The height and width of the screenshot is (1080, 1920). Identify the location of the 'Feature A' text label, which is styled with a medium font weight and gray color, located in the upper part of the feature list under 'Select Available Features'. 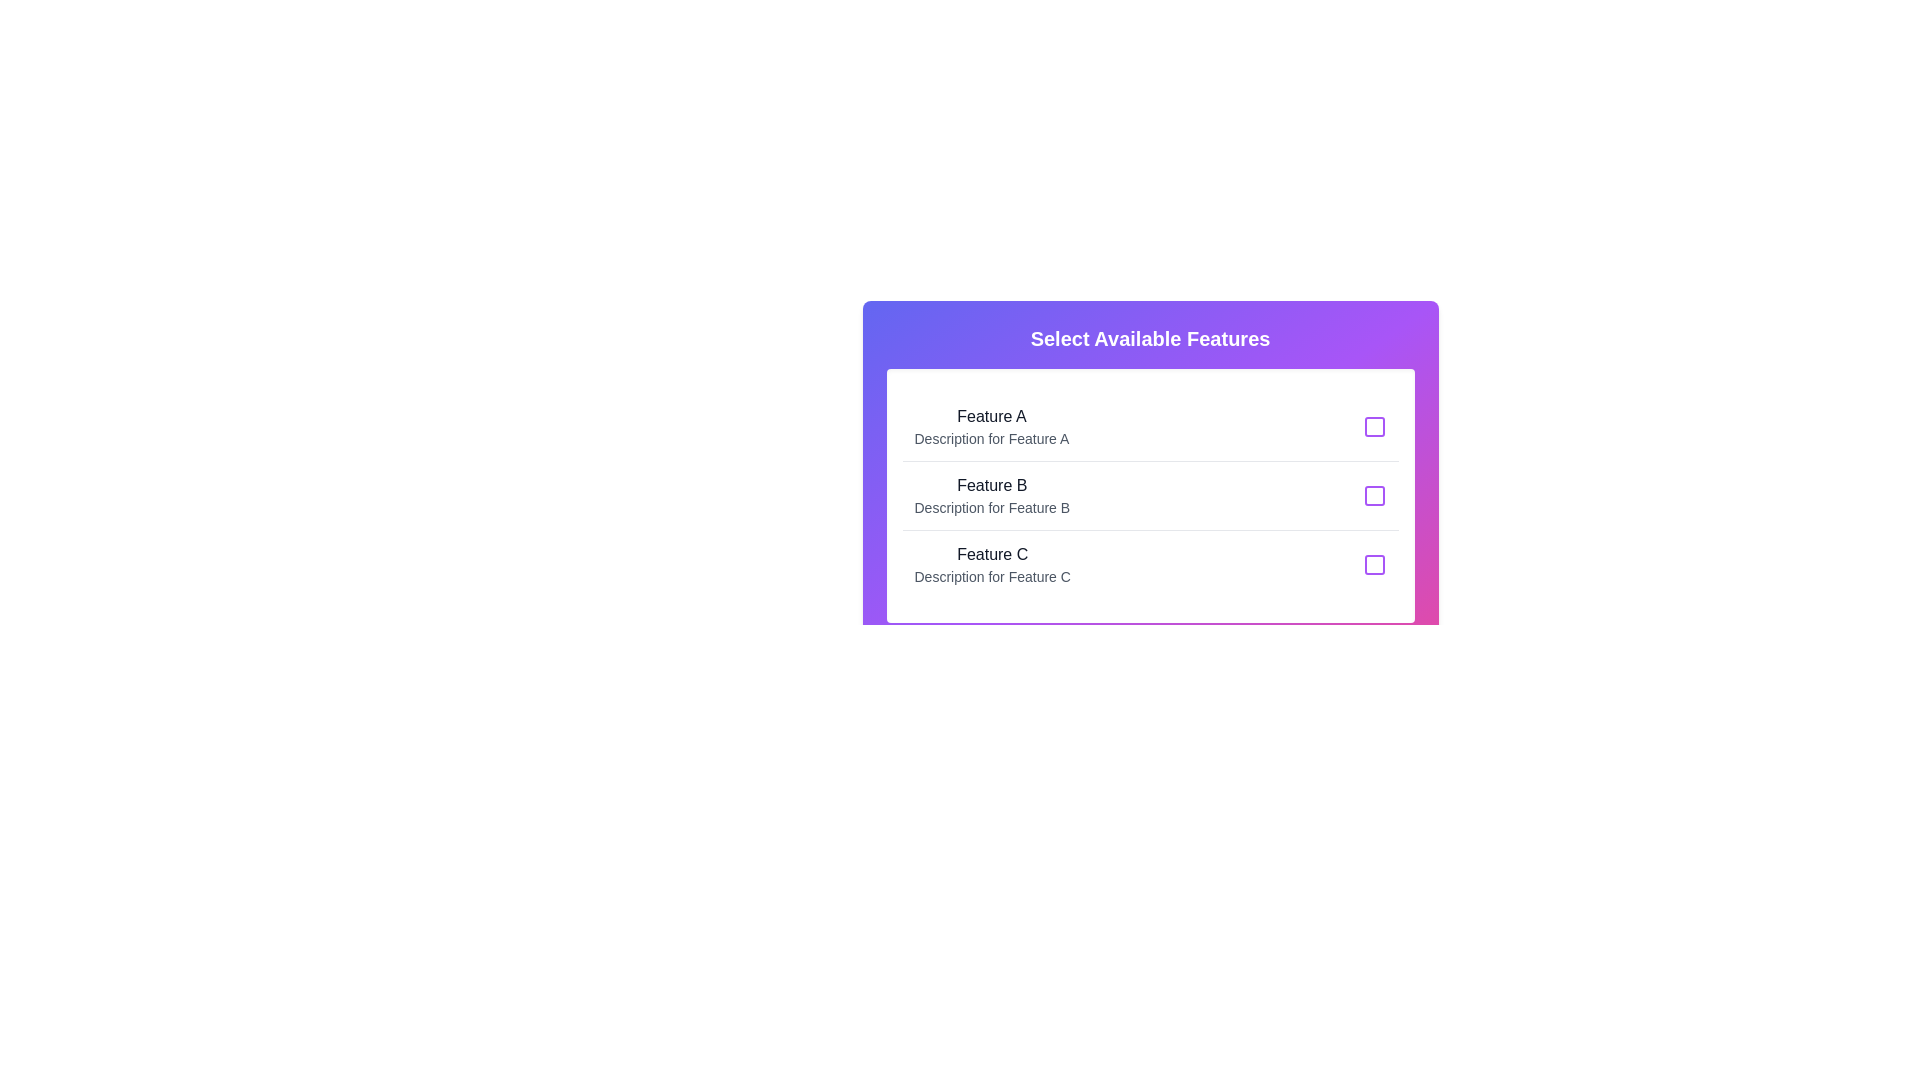
(991, 415).